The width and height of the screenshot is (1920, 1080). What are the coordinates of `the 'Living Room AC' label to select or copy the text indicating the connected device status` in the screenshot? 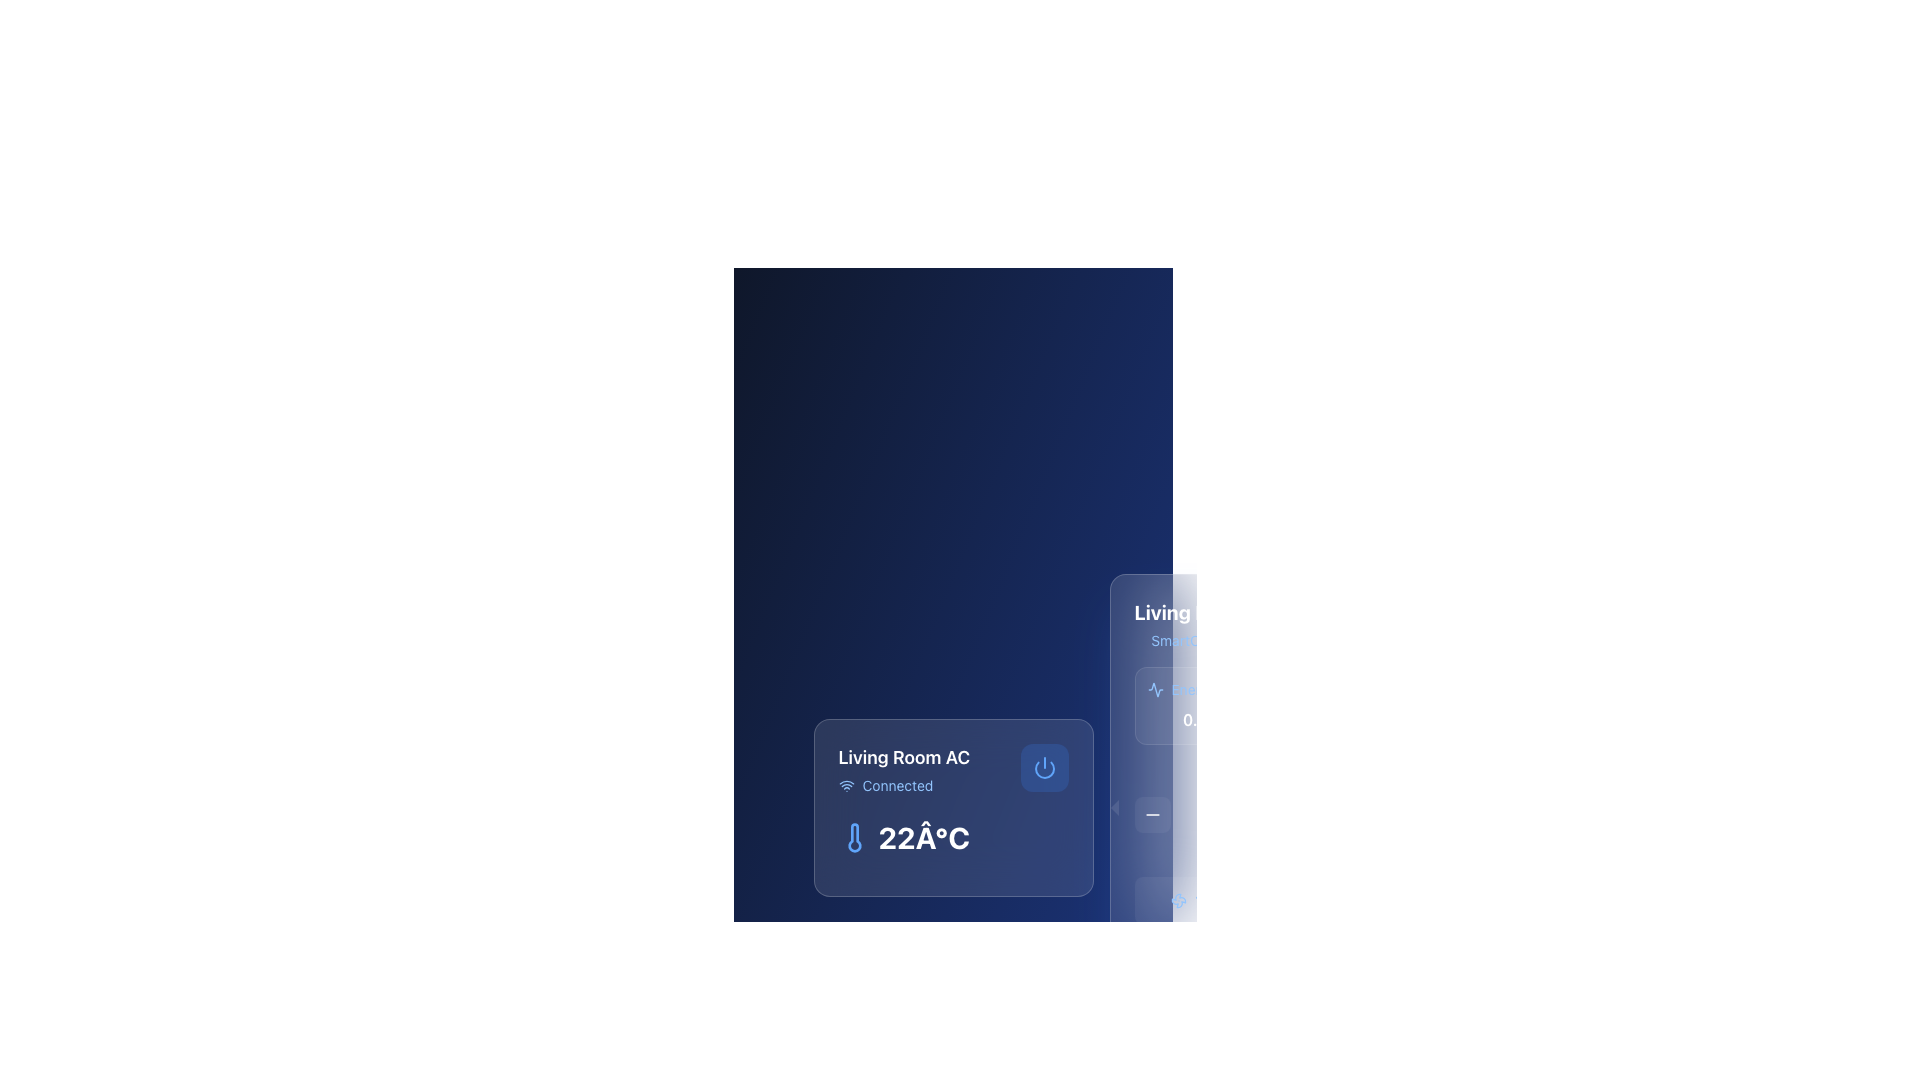 It's located at (952, 769).